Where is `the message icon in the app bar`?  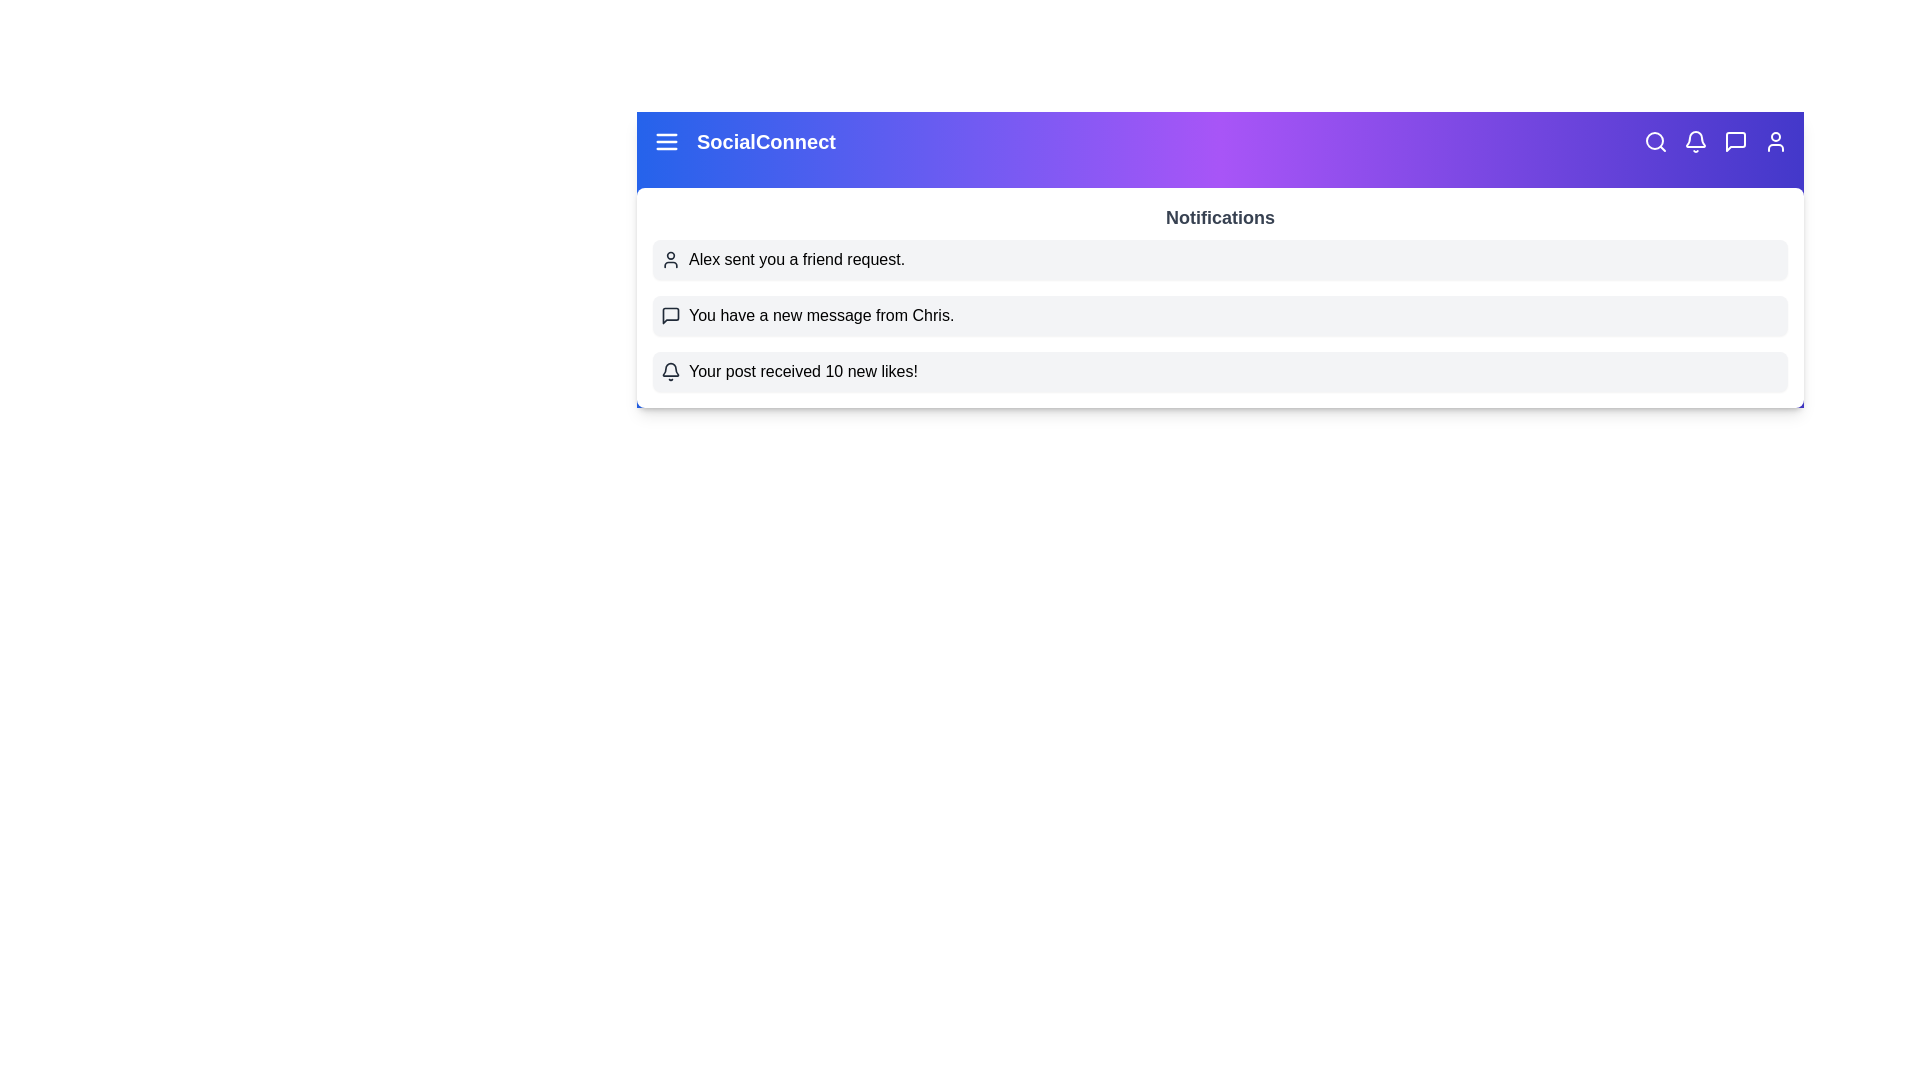
the message icon in the app bar is located at coordinates (1735, 141).